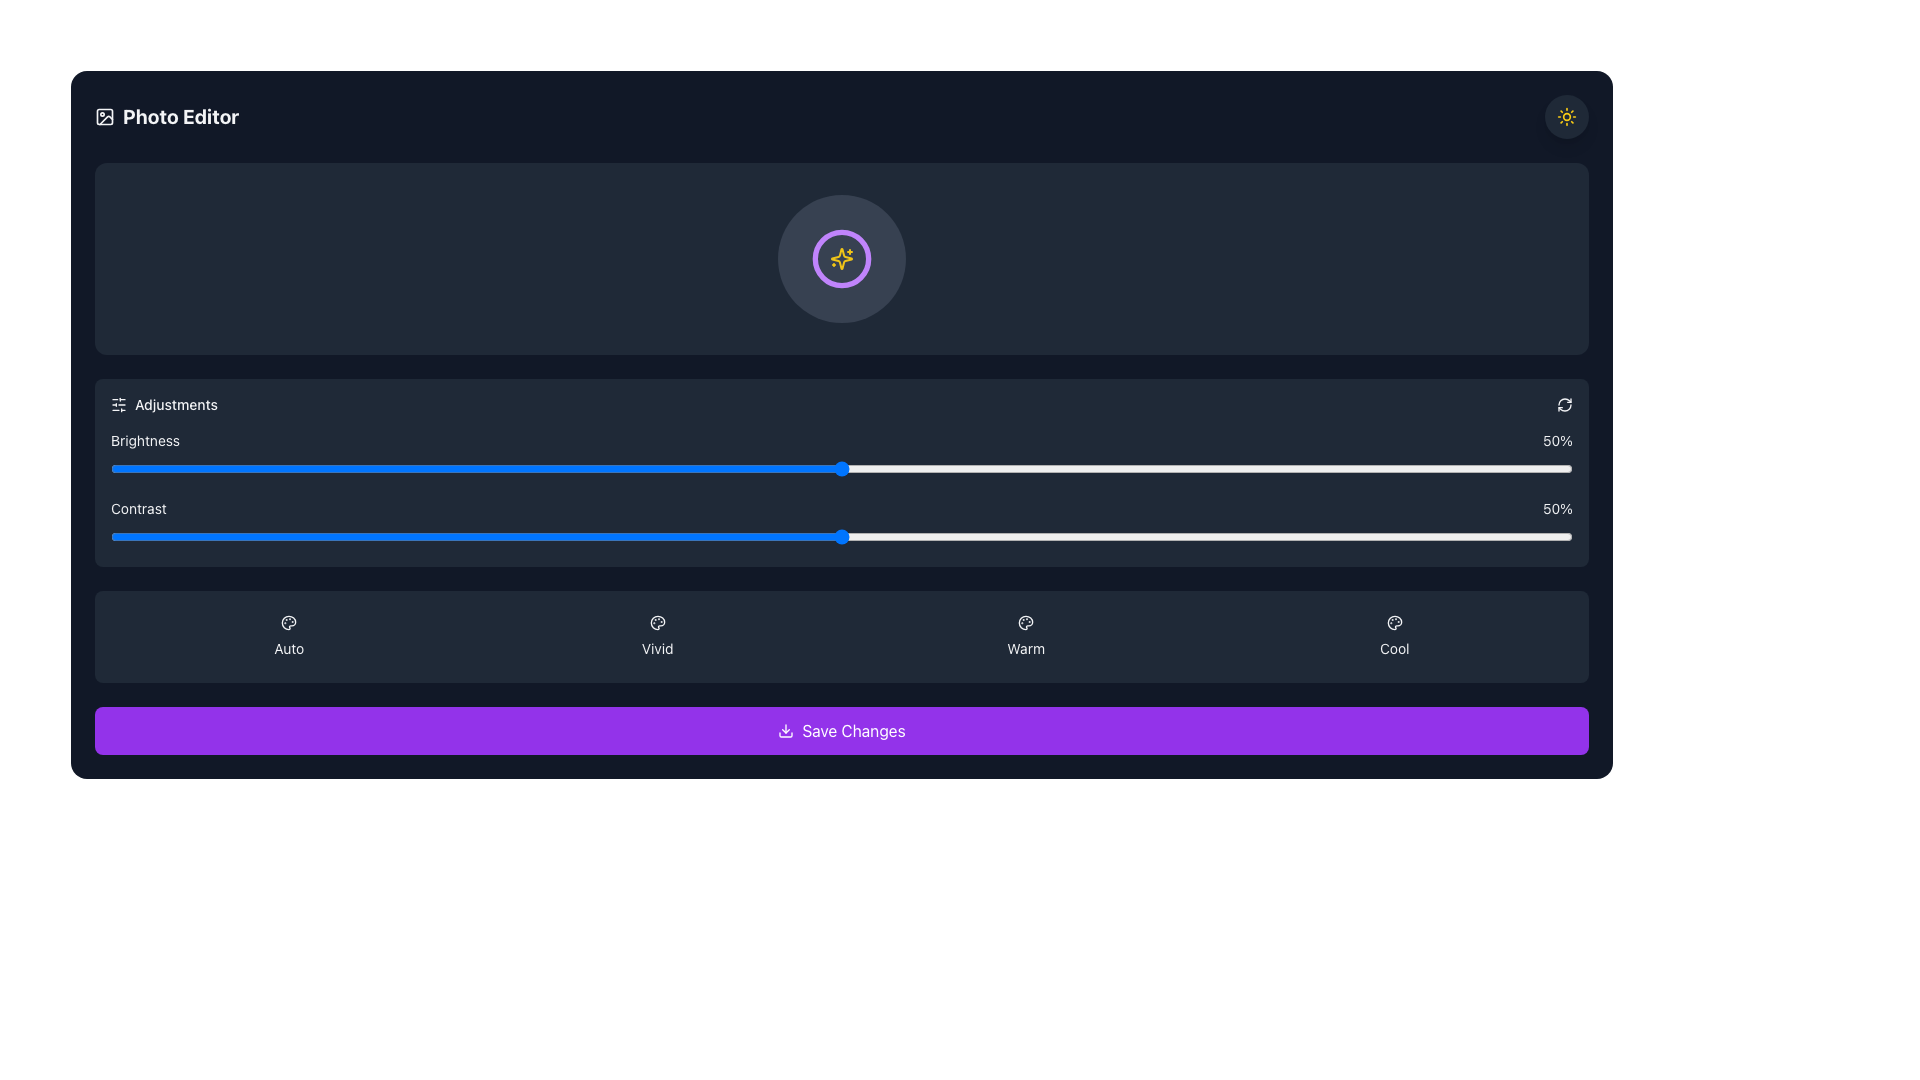 Image resolution: width=1920 pixels, height=1080 pixels. I want to click on the circular sun icon located at the top-center of the interface, featuring a central yellow circle and radial lines on a dark gray background, so click(1565, 116).